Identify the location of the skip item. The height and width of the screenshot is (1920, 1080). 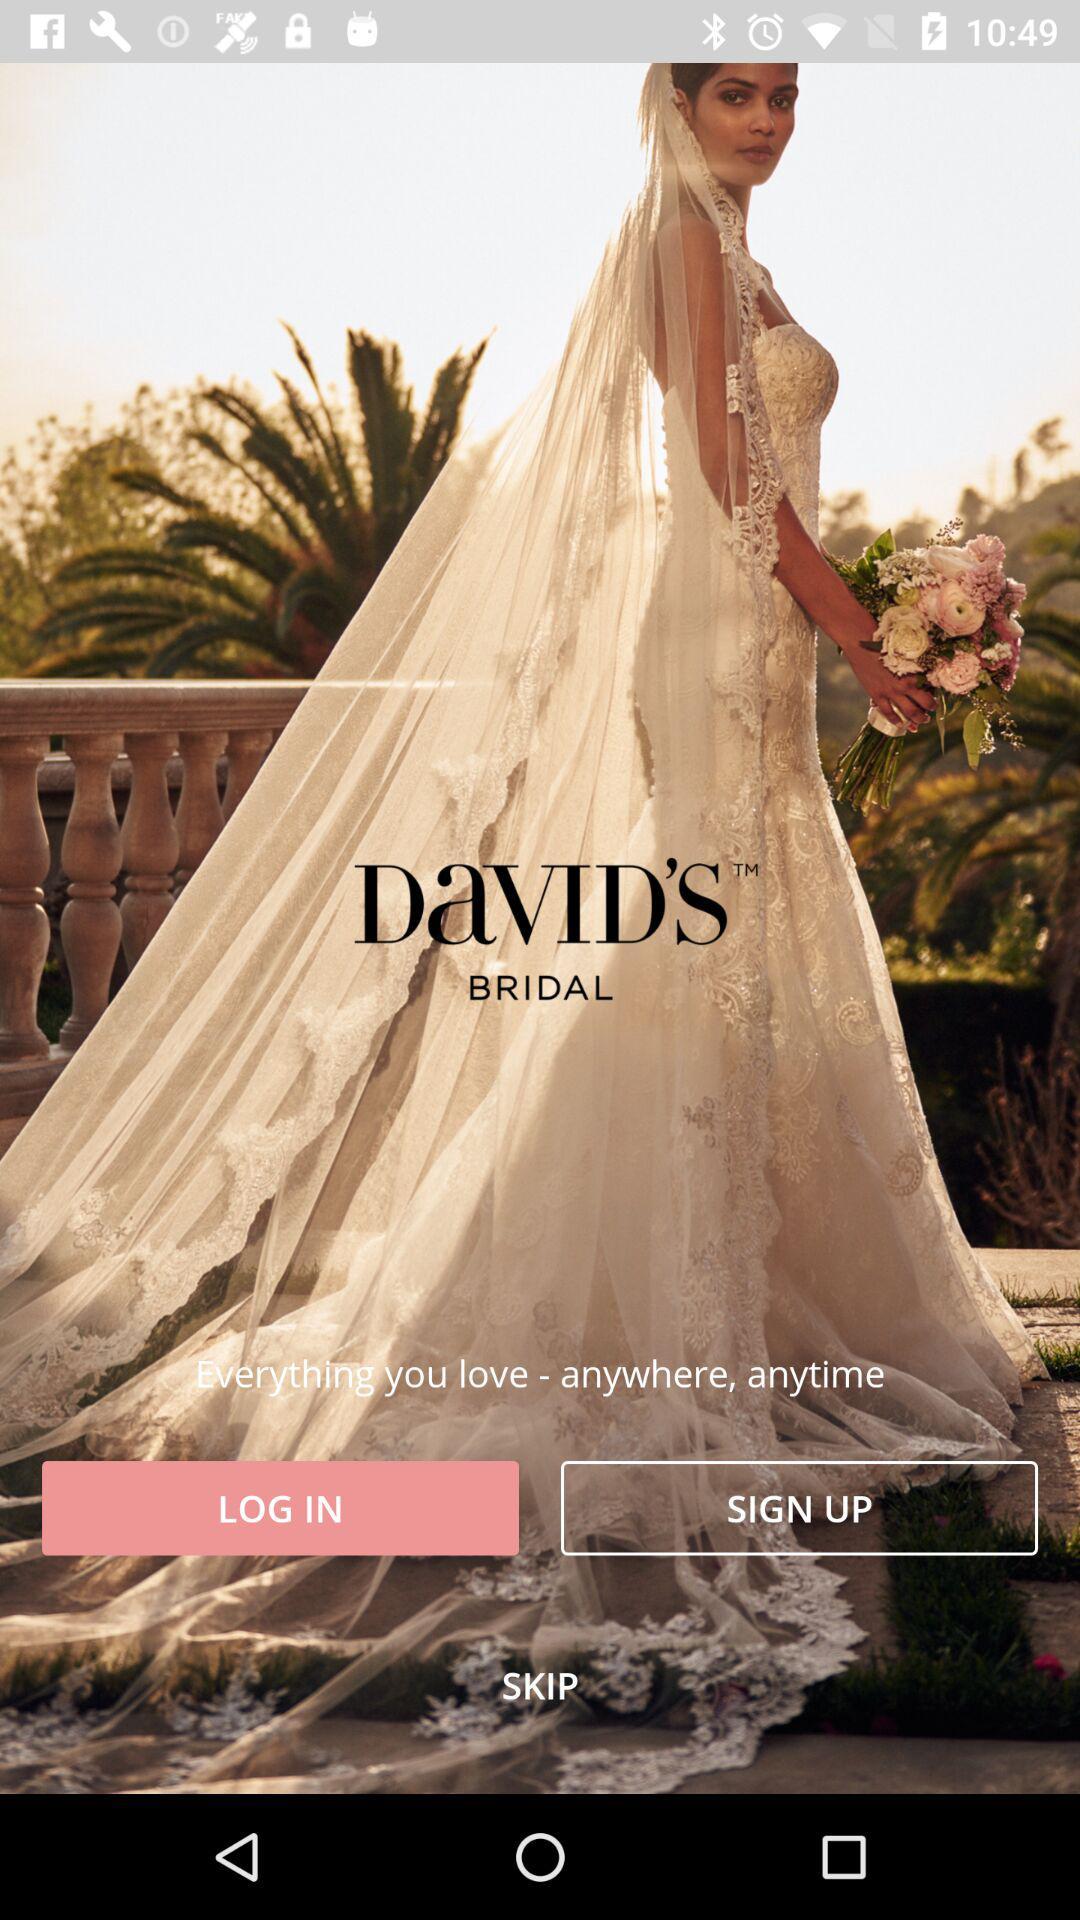
(540, 1684).